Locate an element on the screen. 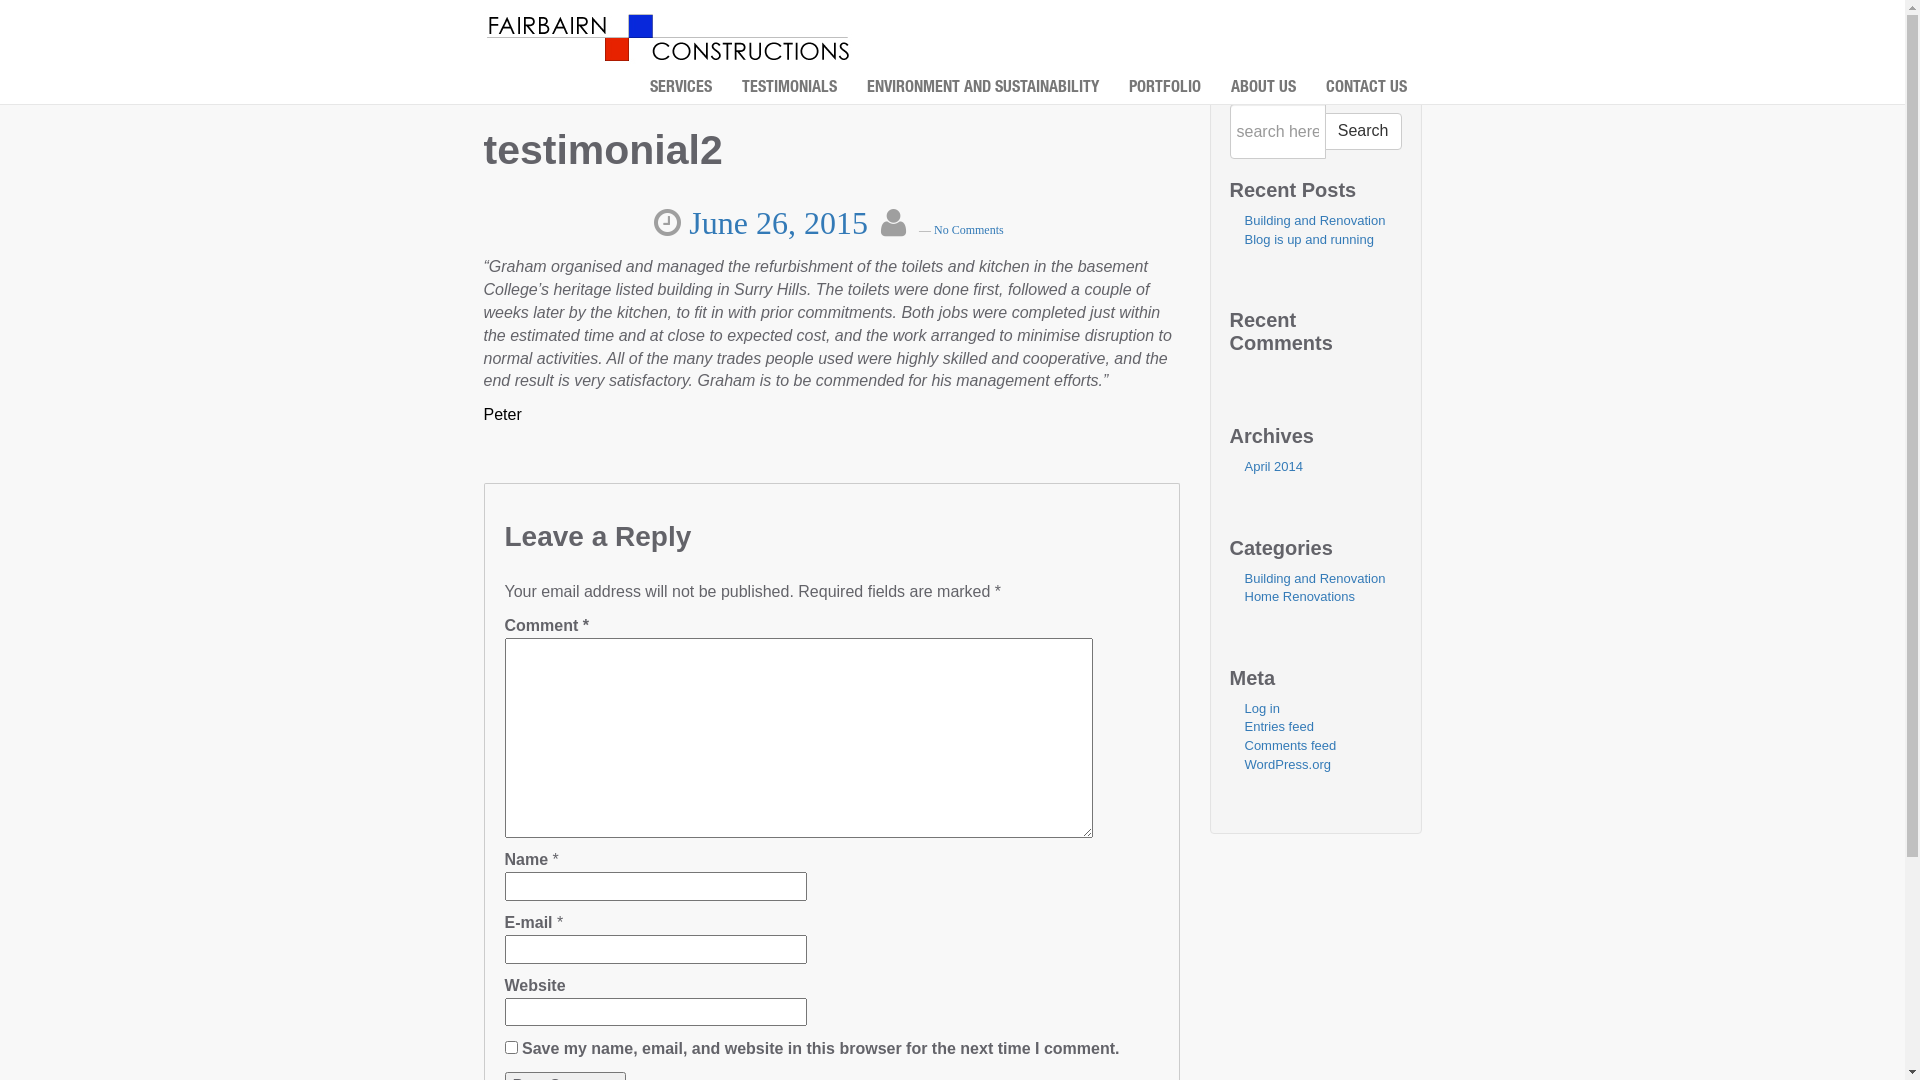 Image resolution: width=1920 pixels, height=1080 pixels. 'PORTFOLIO' is located at coordinates (1112, 87).